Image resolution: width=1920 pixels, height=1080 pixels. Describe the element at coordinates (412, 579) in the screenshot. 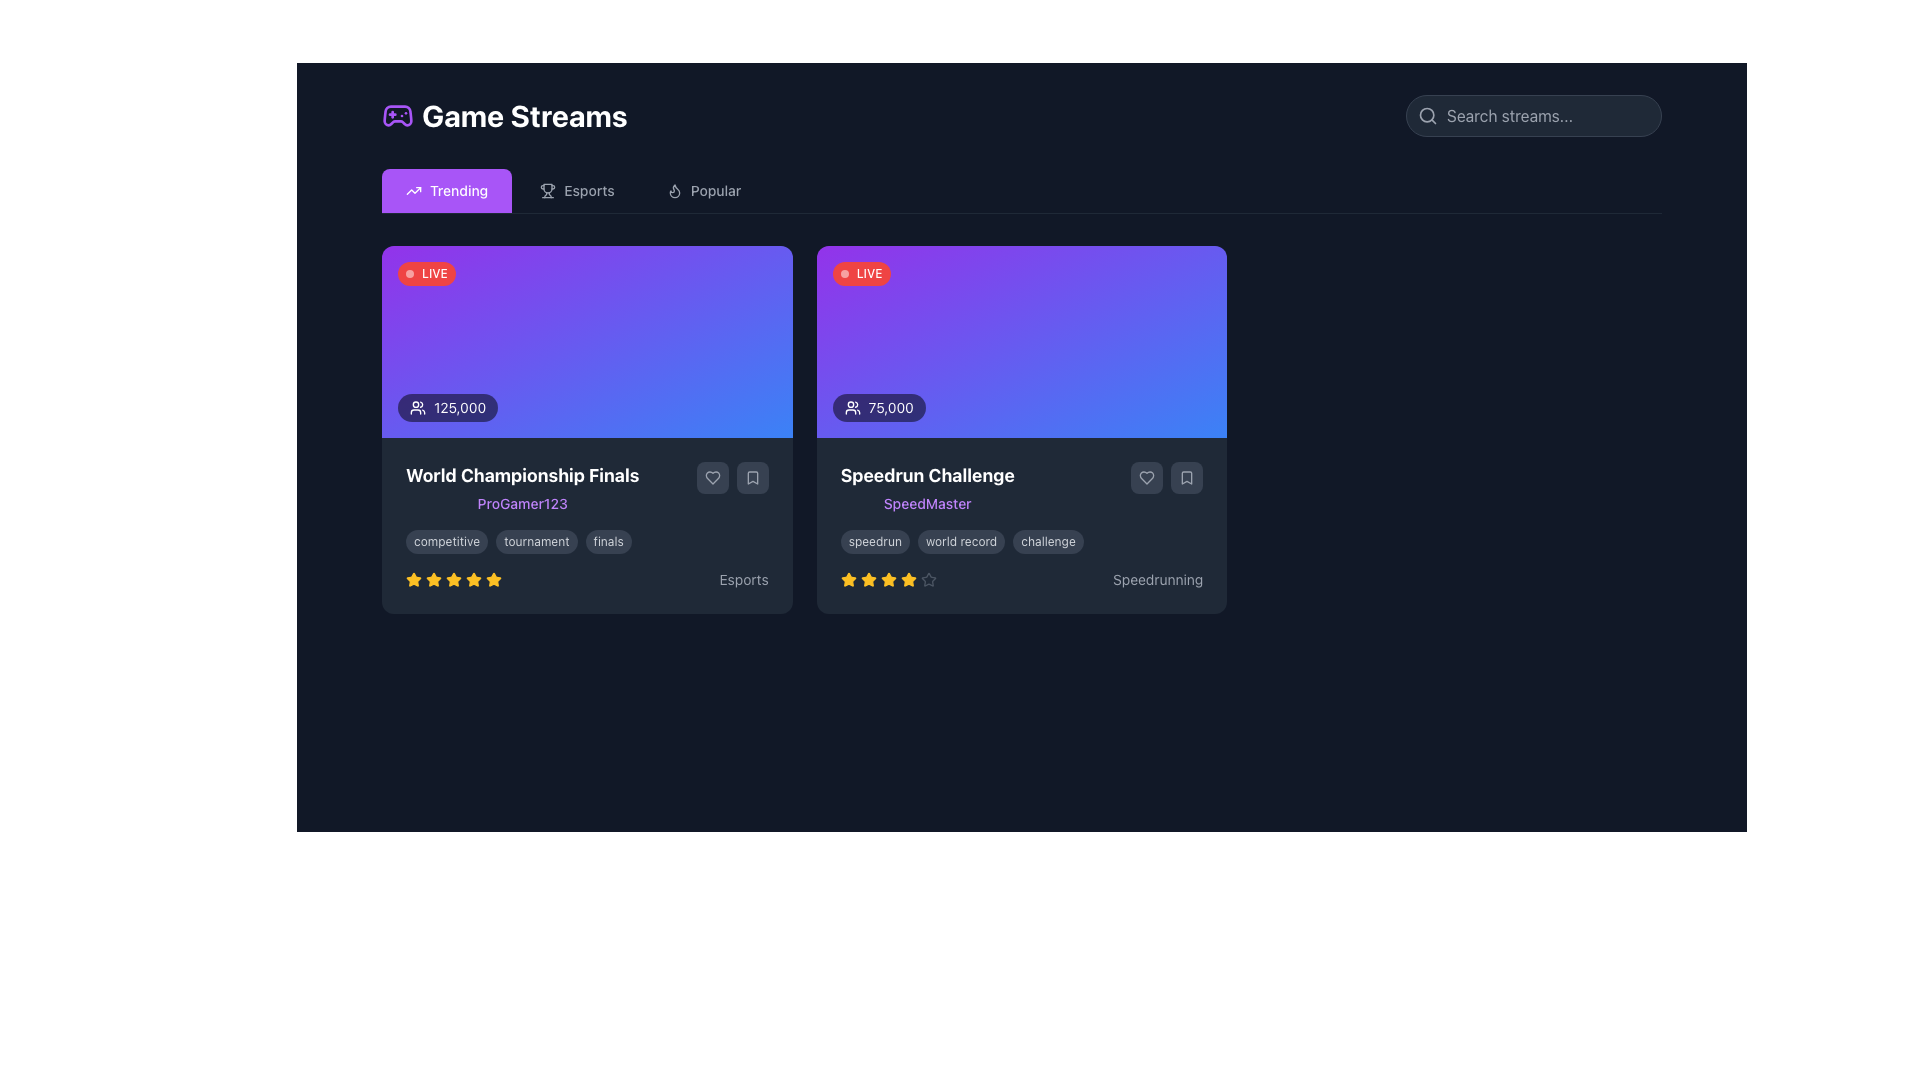

I see `the yellow star icon used for ratings located at the bottom-left corner of the 'World Championship Finals' content card` at that location.